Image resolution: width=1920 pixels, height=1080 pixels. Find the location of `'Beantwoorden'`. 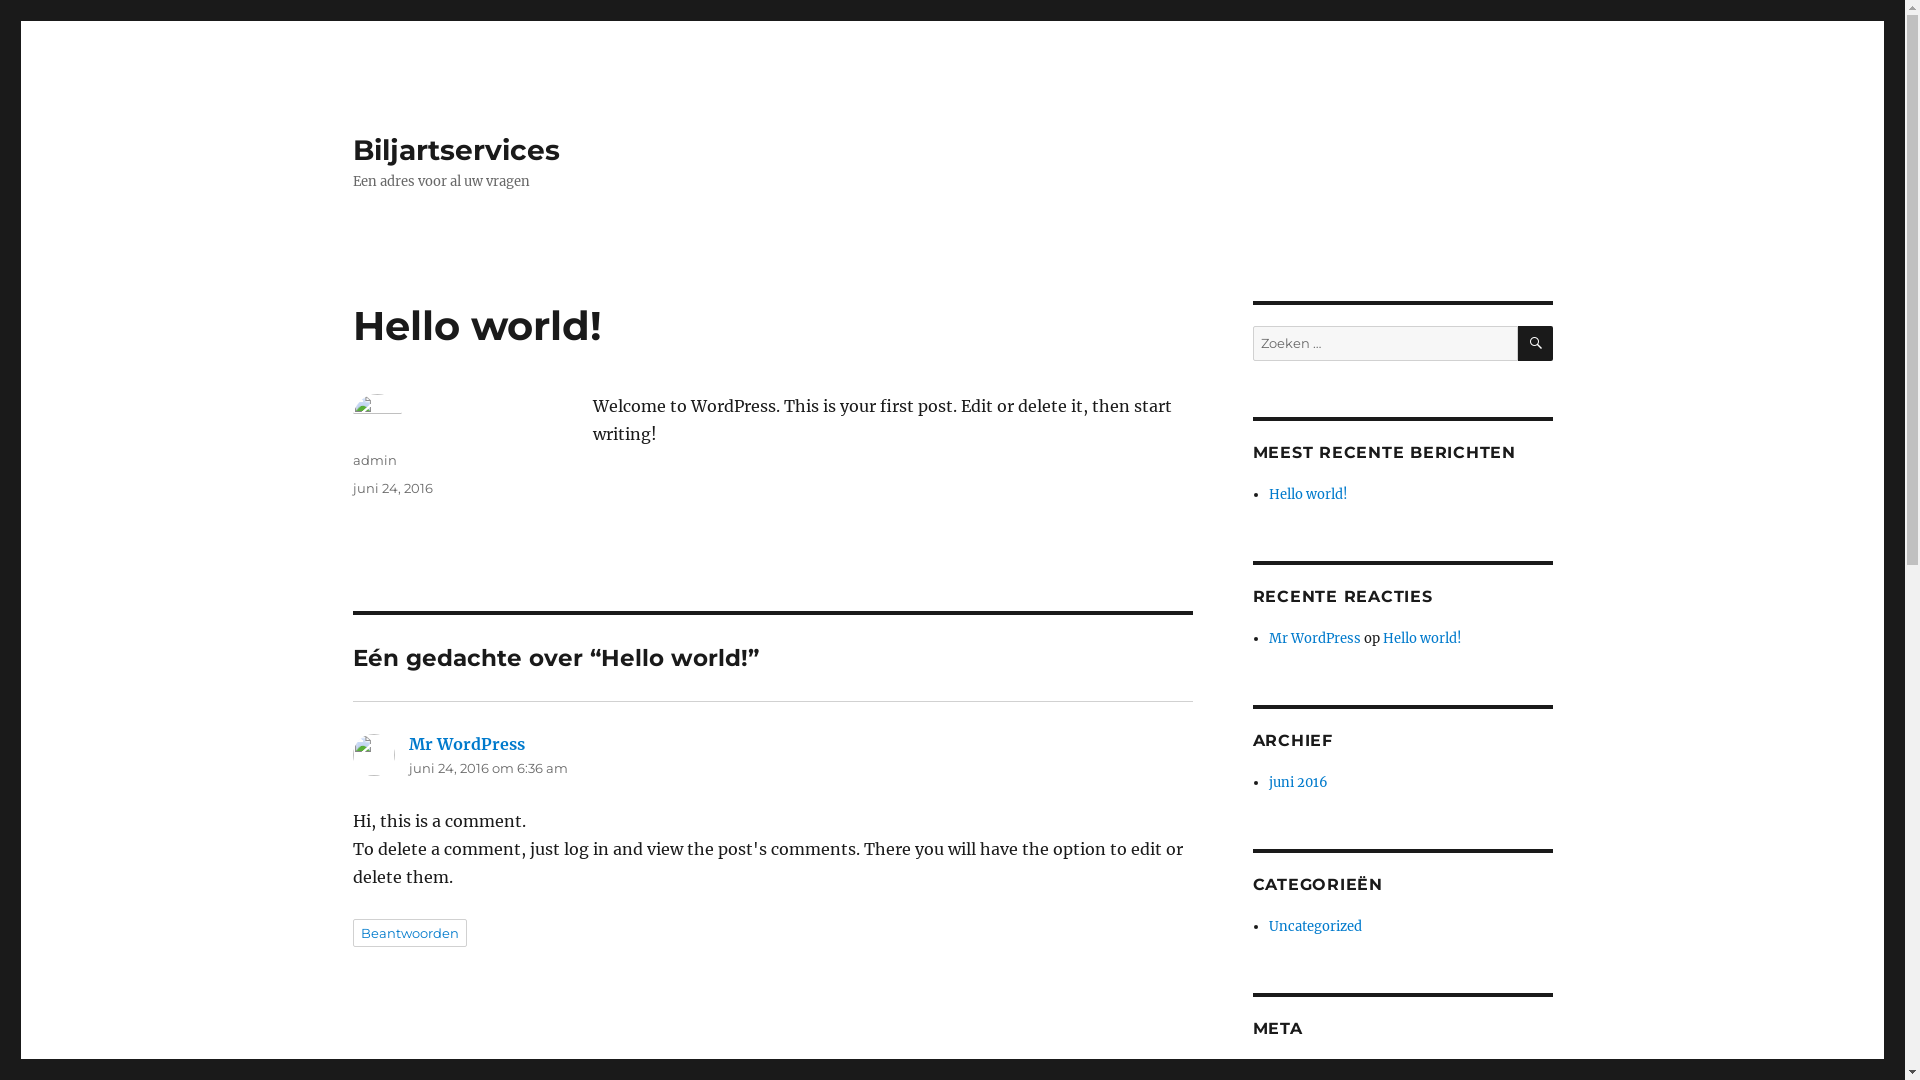

'Beantwoorden' is located at coordinates (407, 933).